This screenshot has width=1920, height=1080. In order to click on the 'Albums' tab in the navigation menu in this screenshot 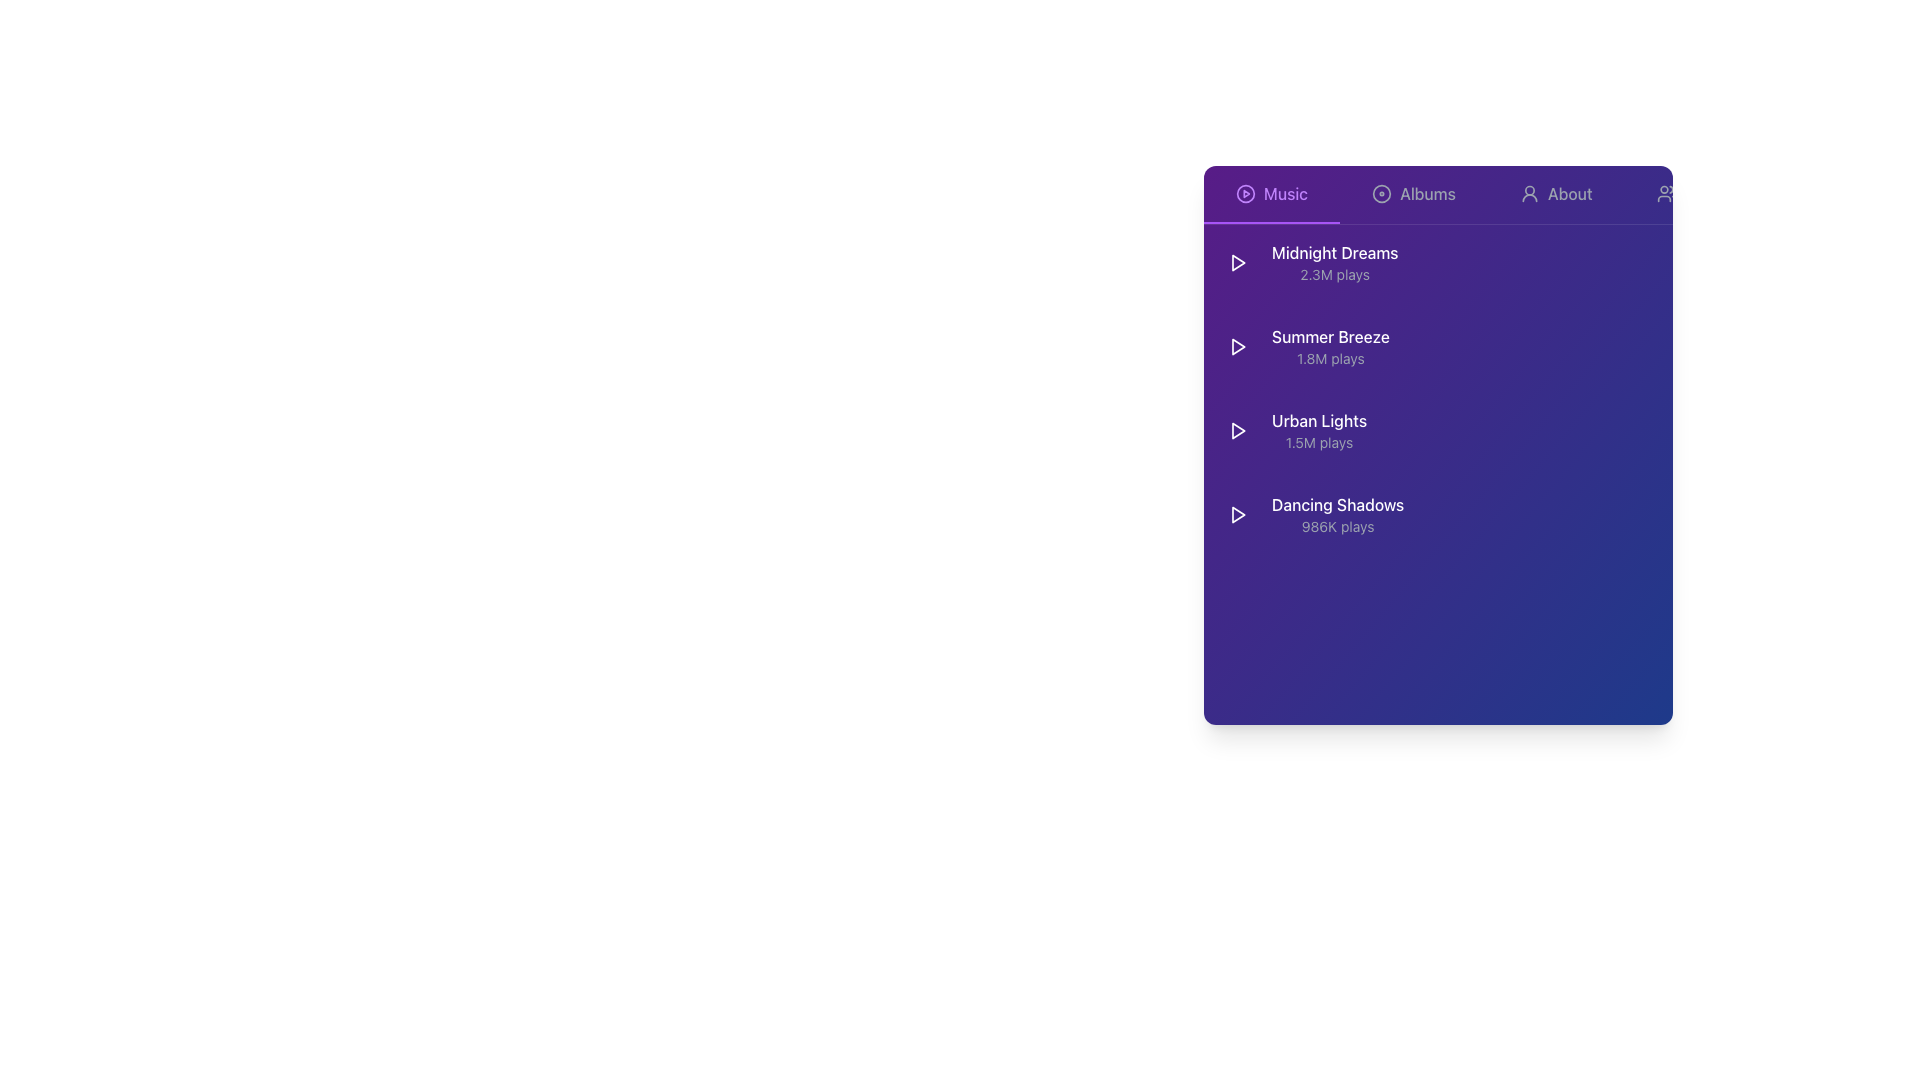, I will do `click(1413, 195)`.